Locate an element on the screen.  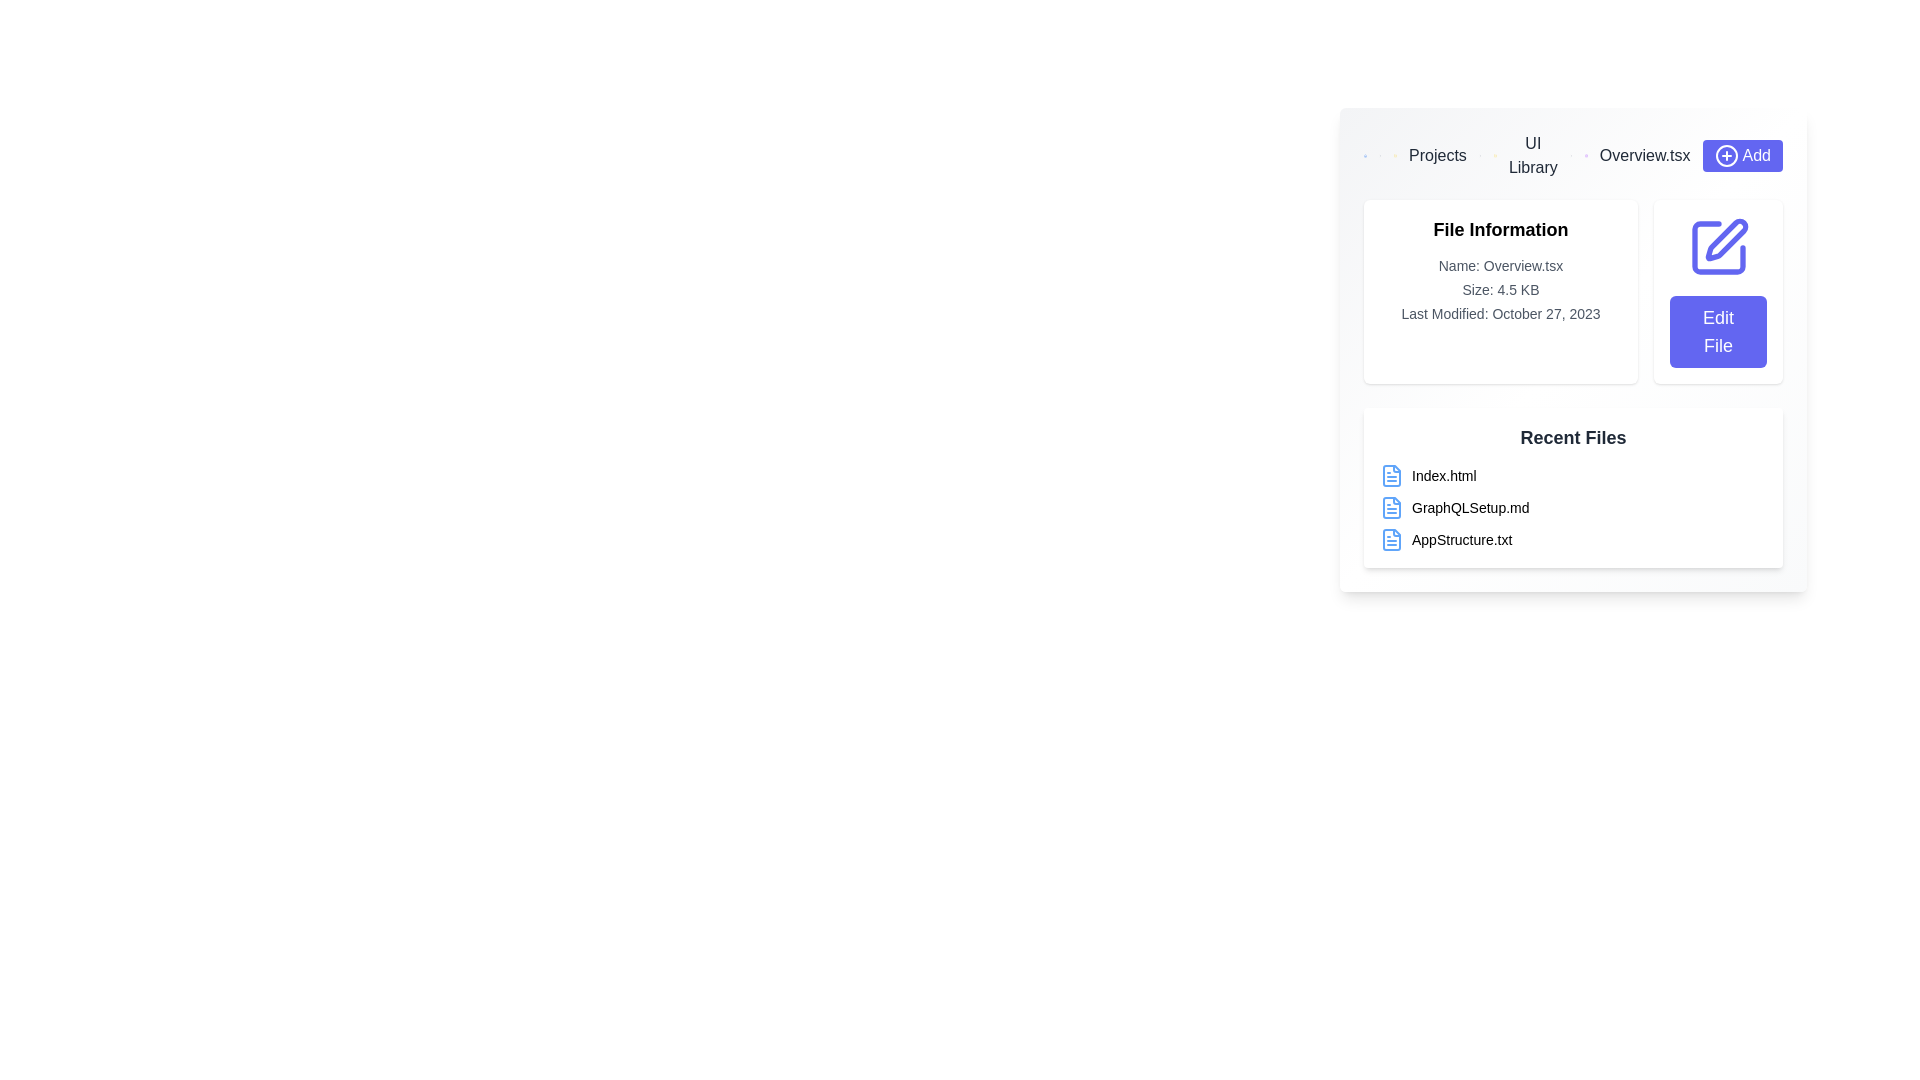
the 'Index.html' text label in the 'Recent Files' section is located at coordinates (1444, 475).